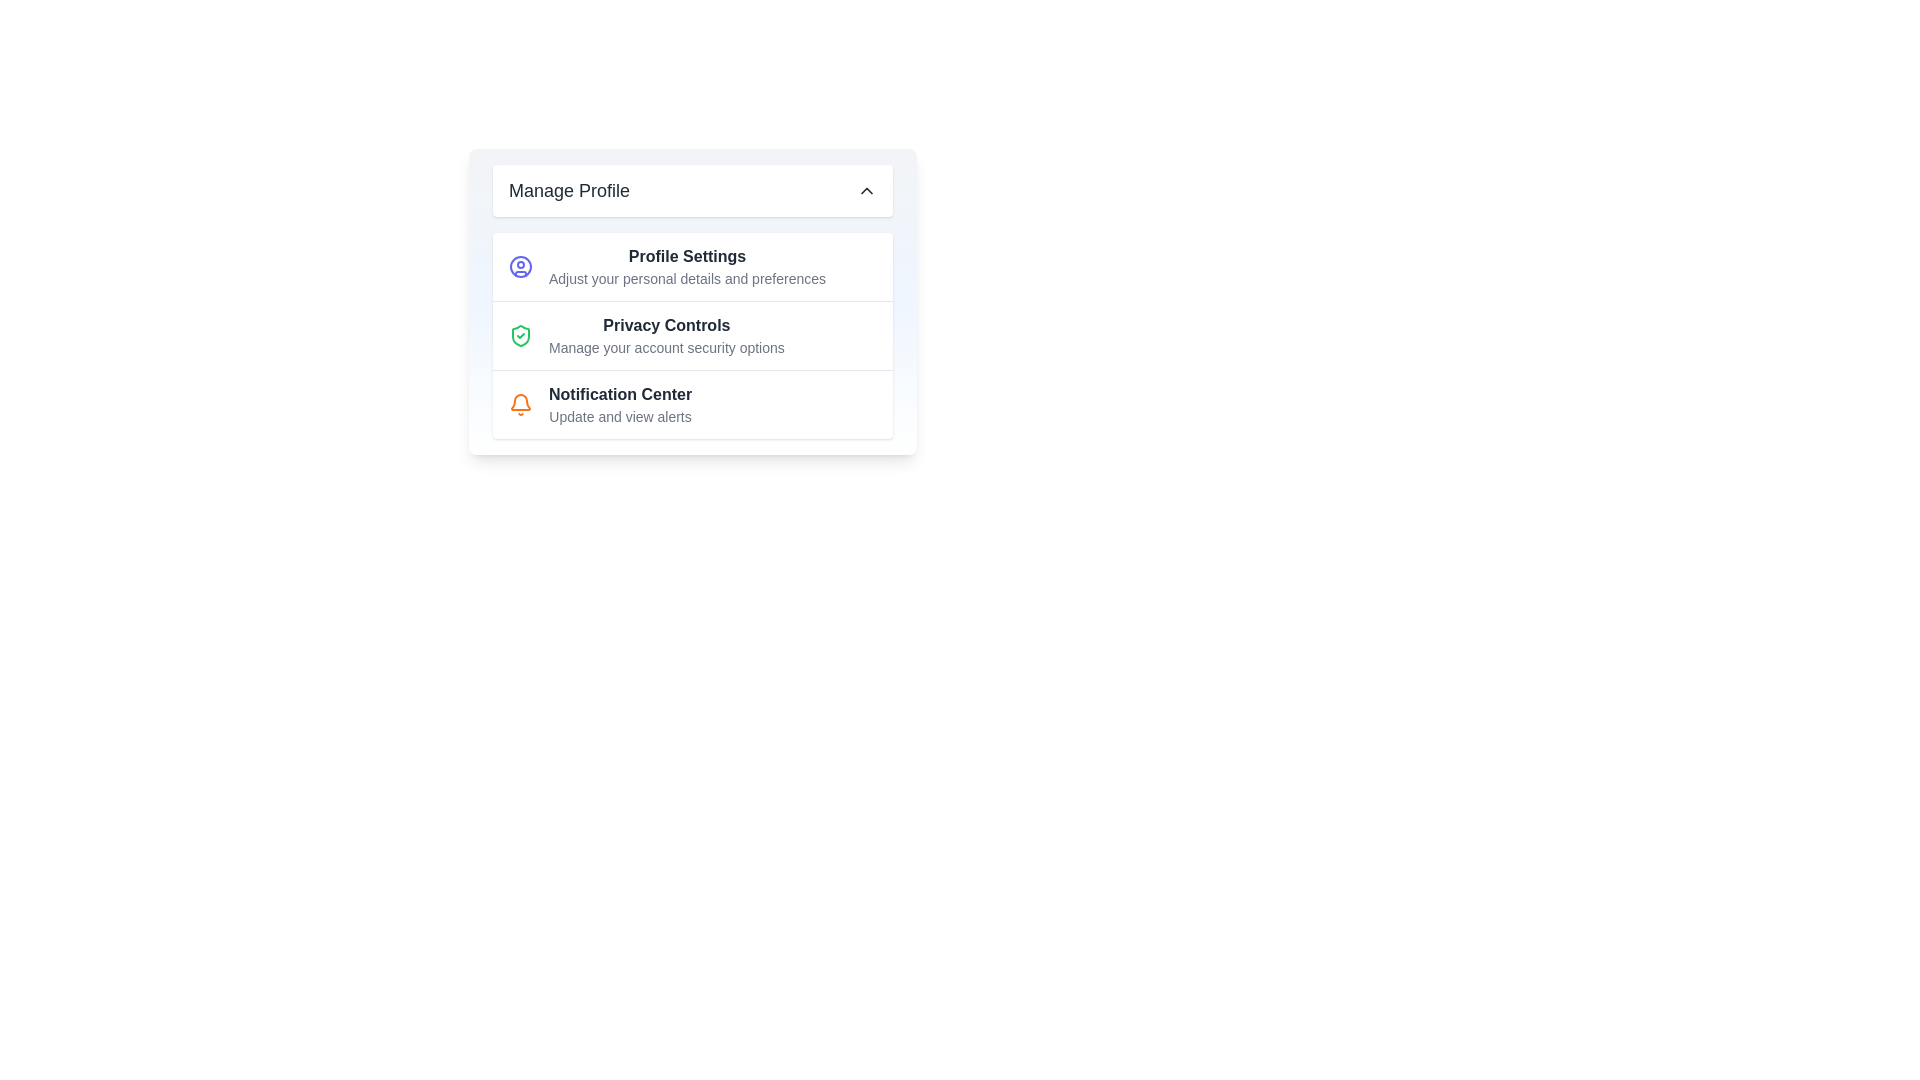 The height and width of the screenshot is (1080, 1920). I want to click on the Text Label with Description that serves as a navigation link for notifications, located below 'Profile Settings' and 'Privacy Controls' in the 'Manage Profile' section, so click(619, 405).